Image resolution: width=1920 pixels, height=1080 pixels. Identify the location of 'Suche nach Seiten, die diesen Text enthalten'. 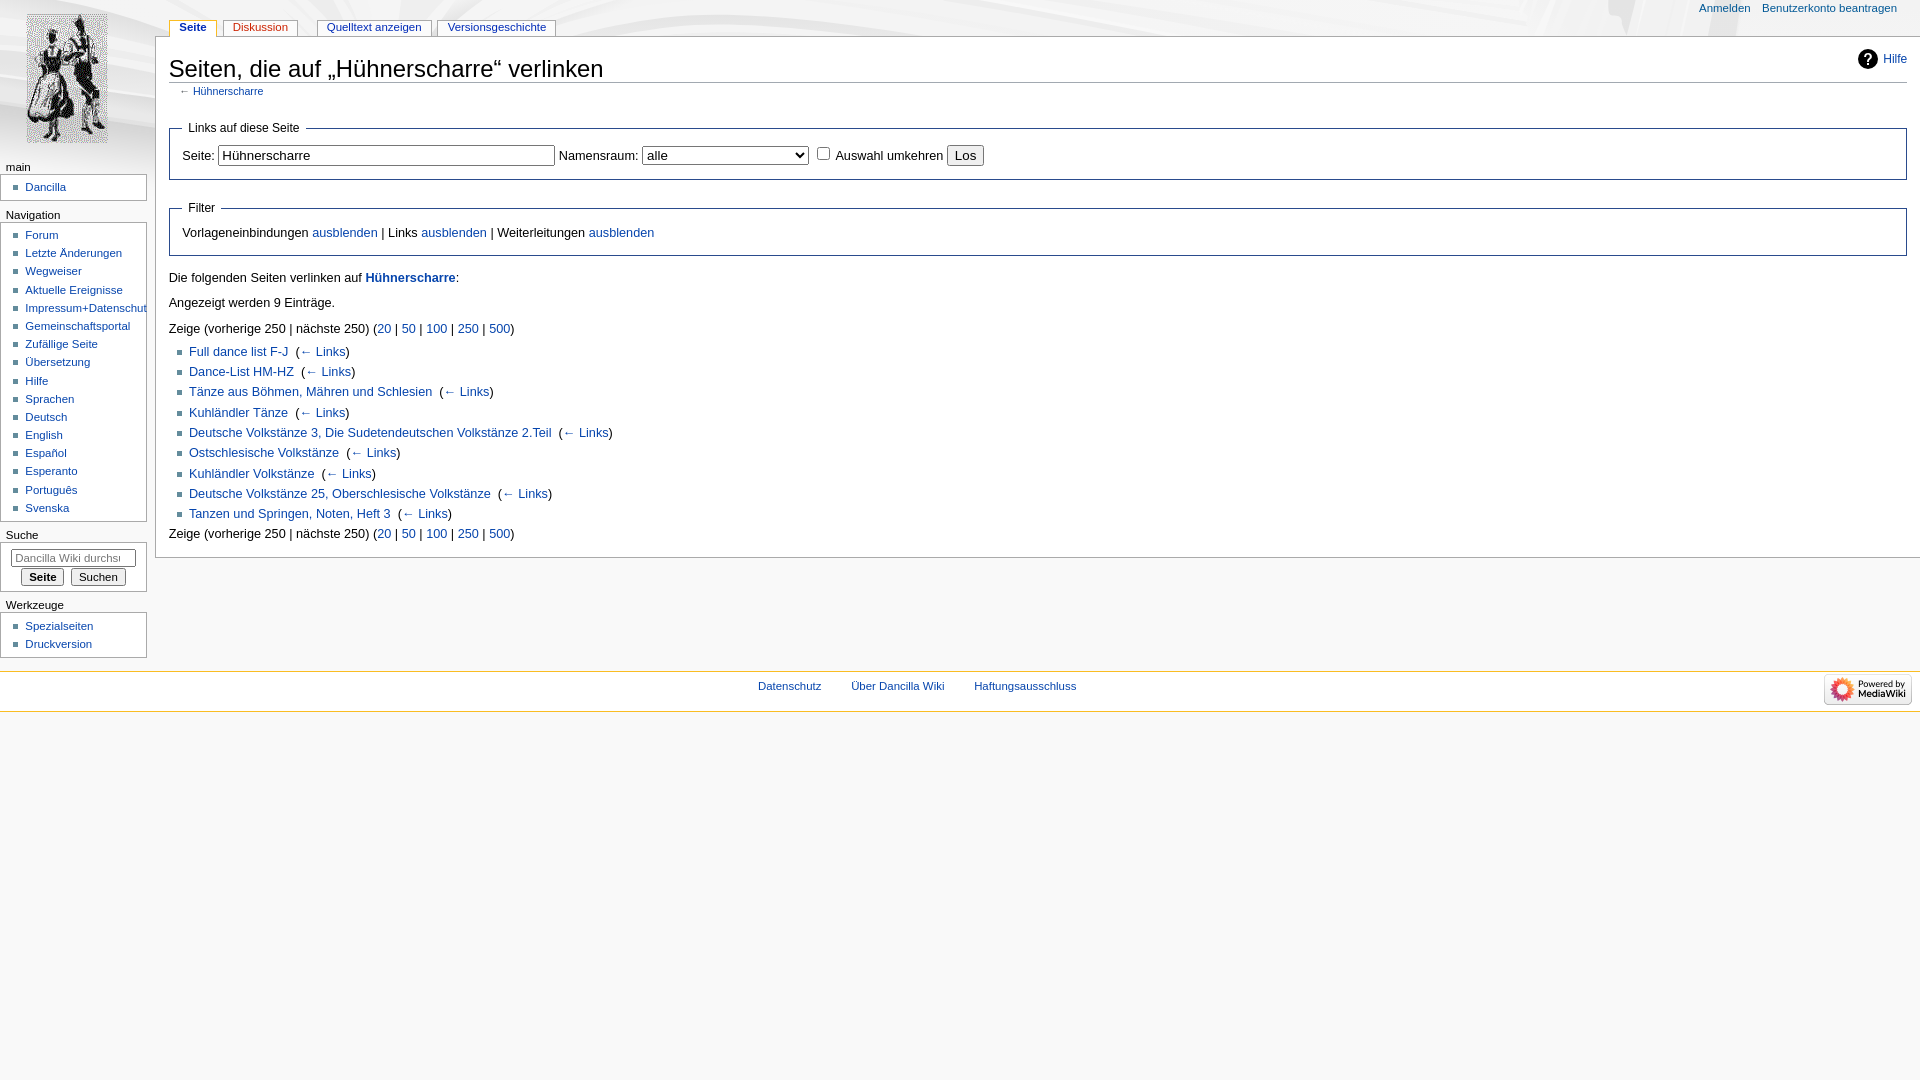
(97, 577).